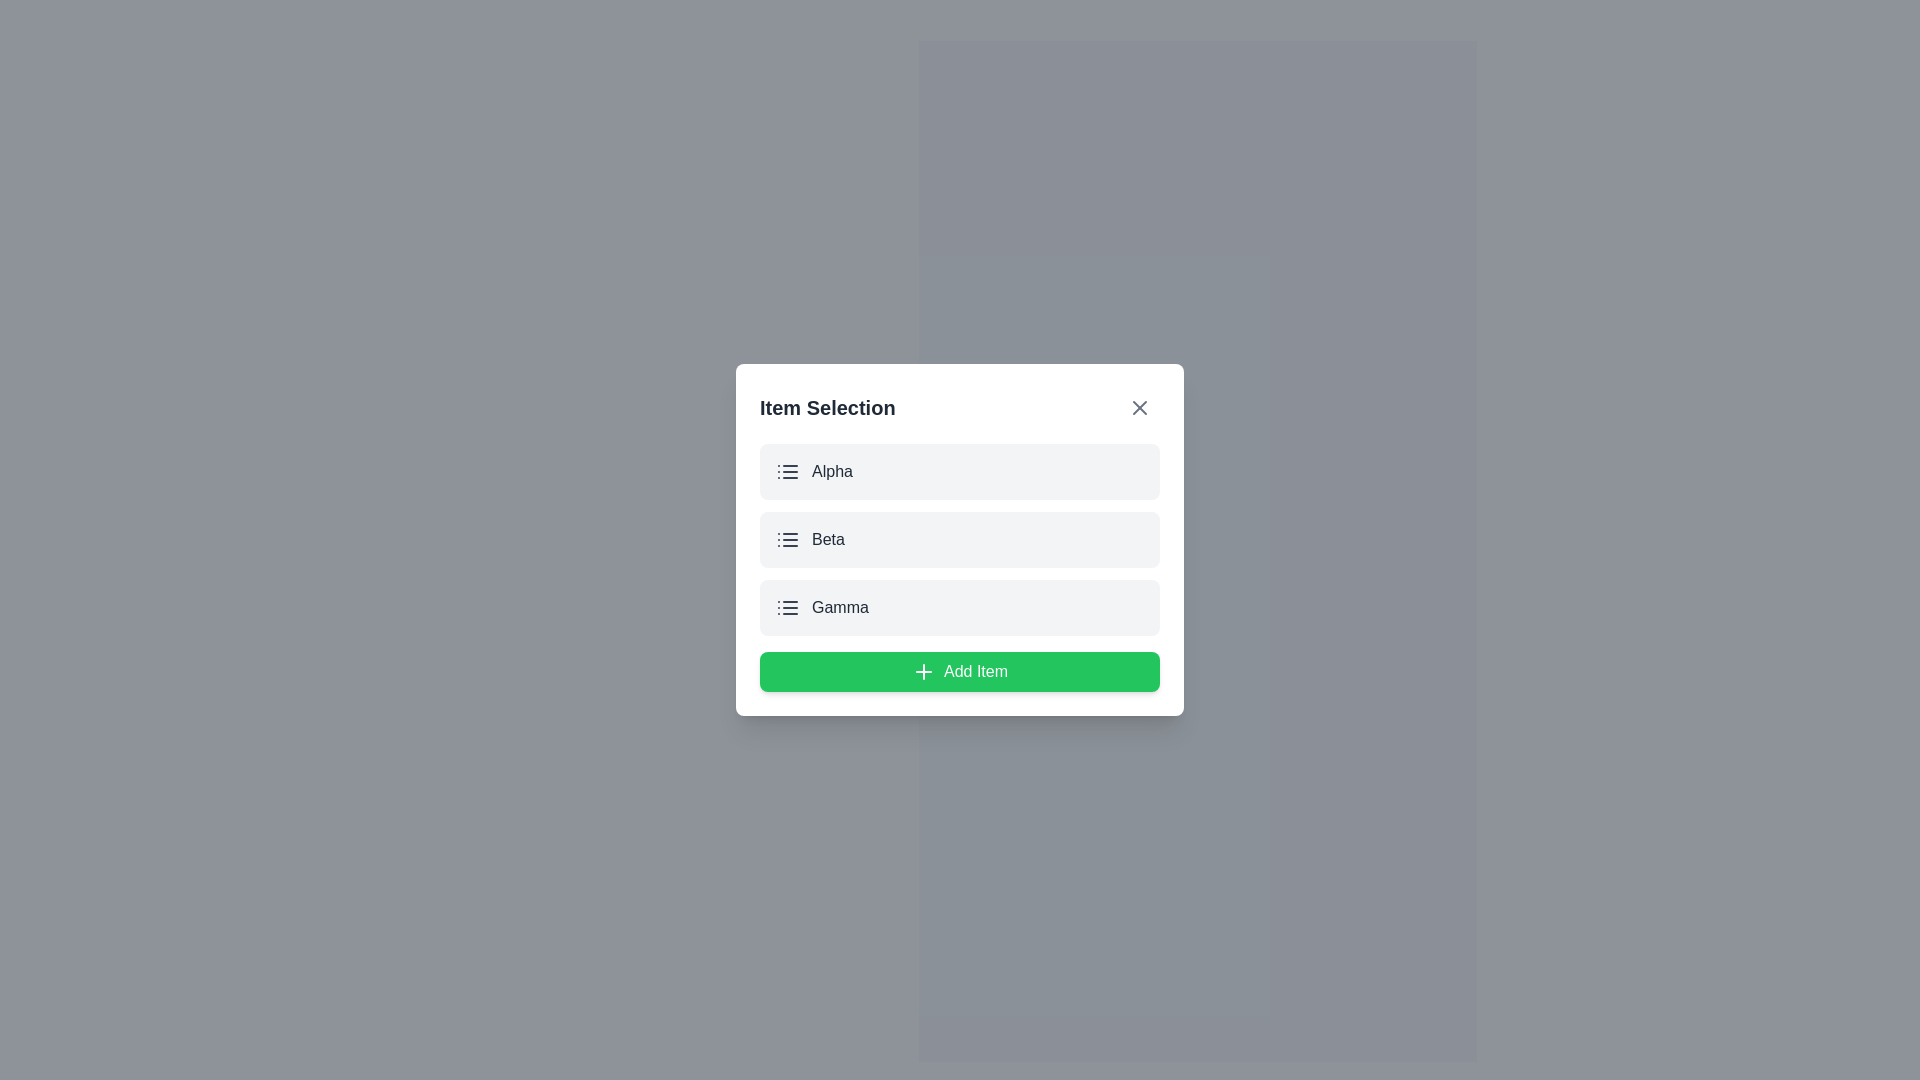 The image size is (1920, 1080). Describe the element at coordinates (1140, 407) in the screenshot. I see `the close button (X) to close the dialog` at that location.